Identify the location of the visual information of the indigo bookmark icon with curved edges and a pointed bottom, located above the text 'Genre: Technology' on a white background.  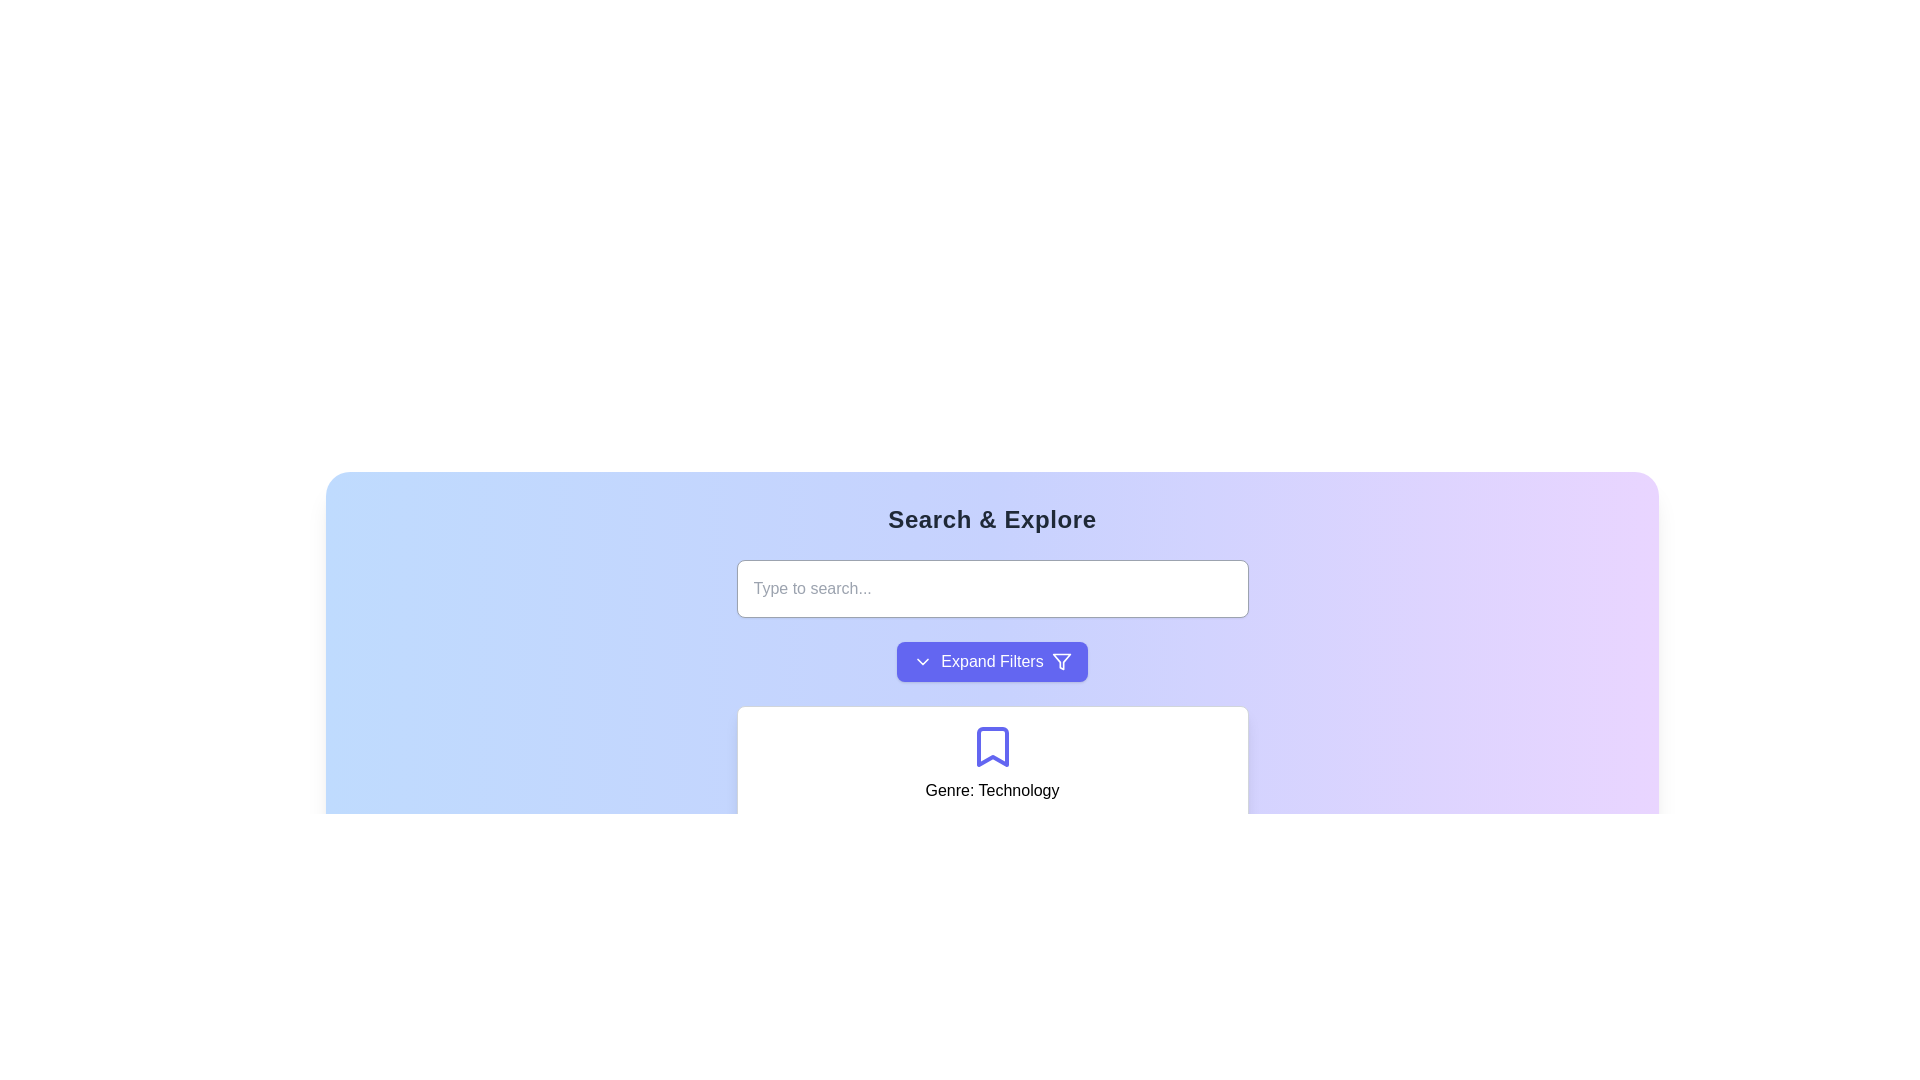
(992, 747).